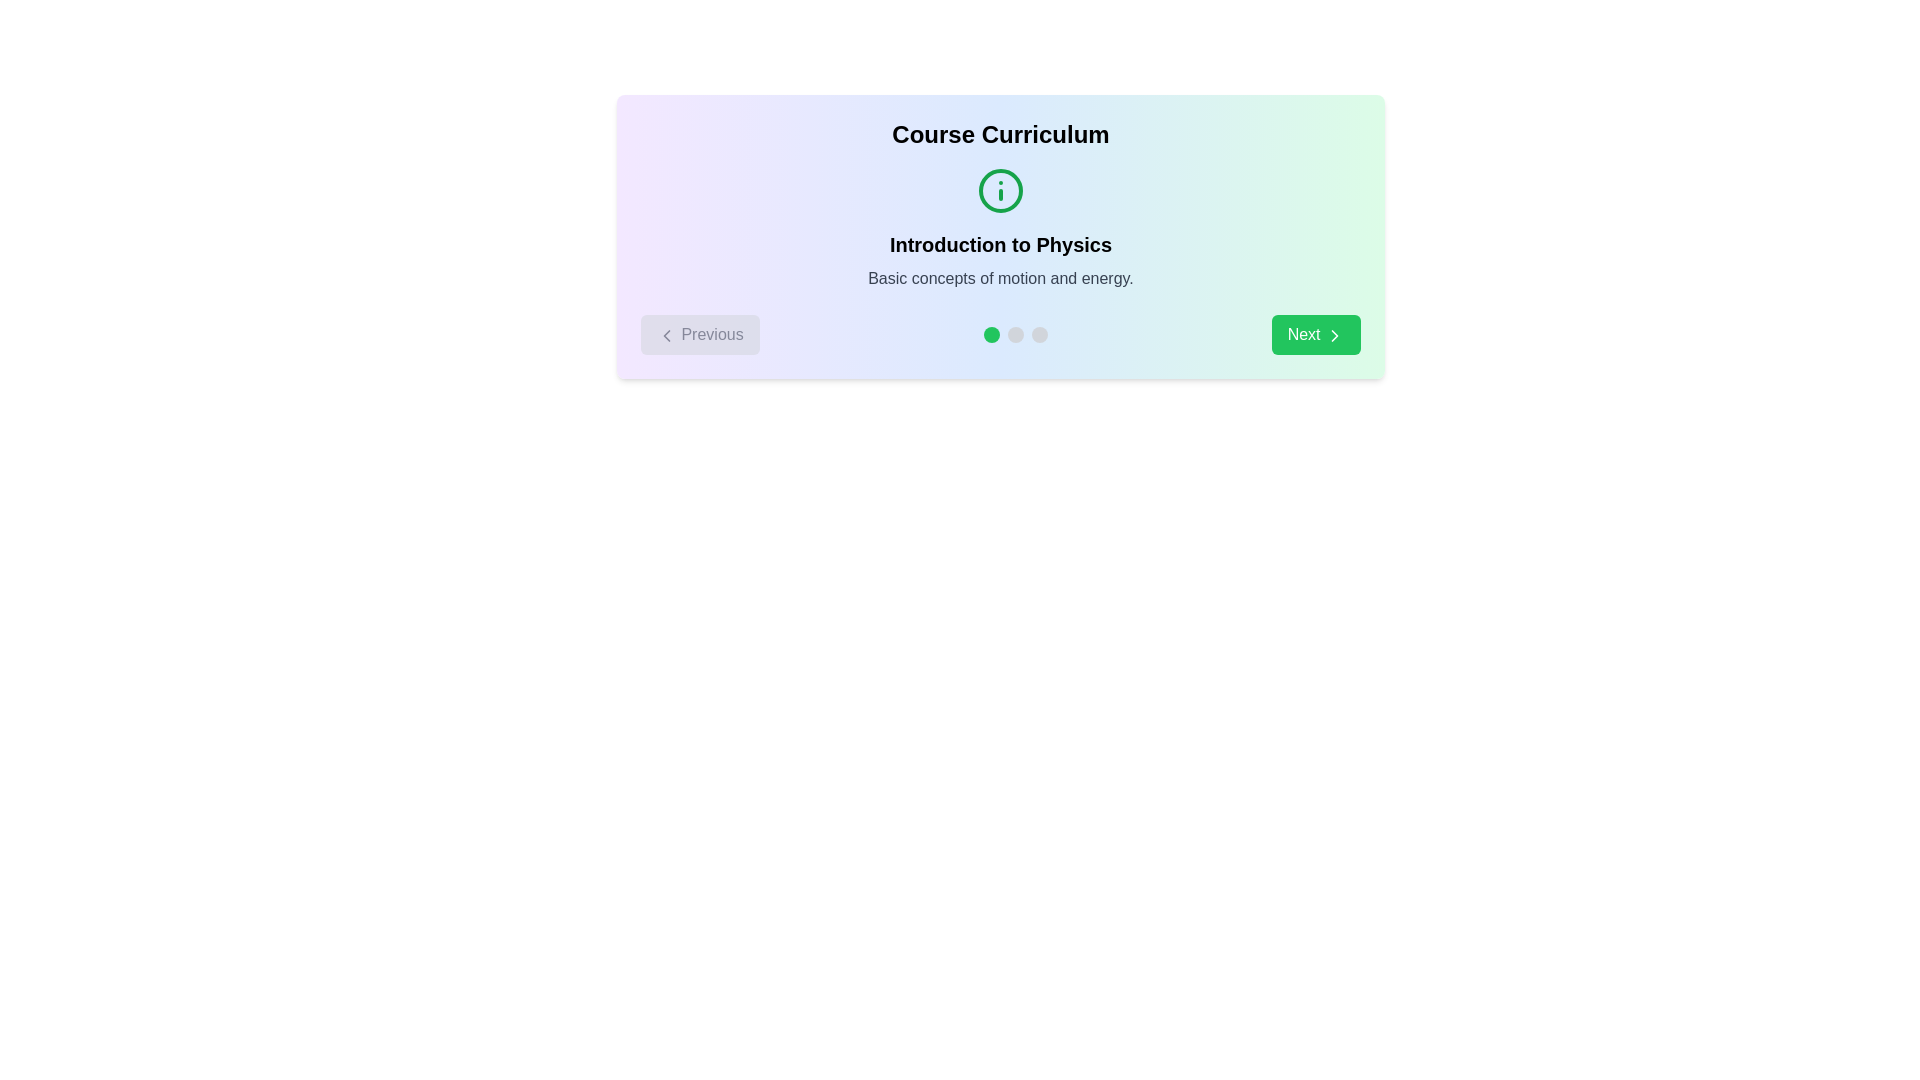 The image size is (1920, 1080). I want to click on the rightward-pointing Chevron icon located at the center of the 'Next' button in the lower-right corner of the card-like UI segment to proceed, so click(1334, 334).